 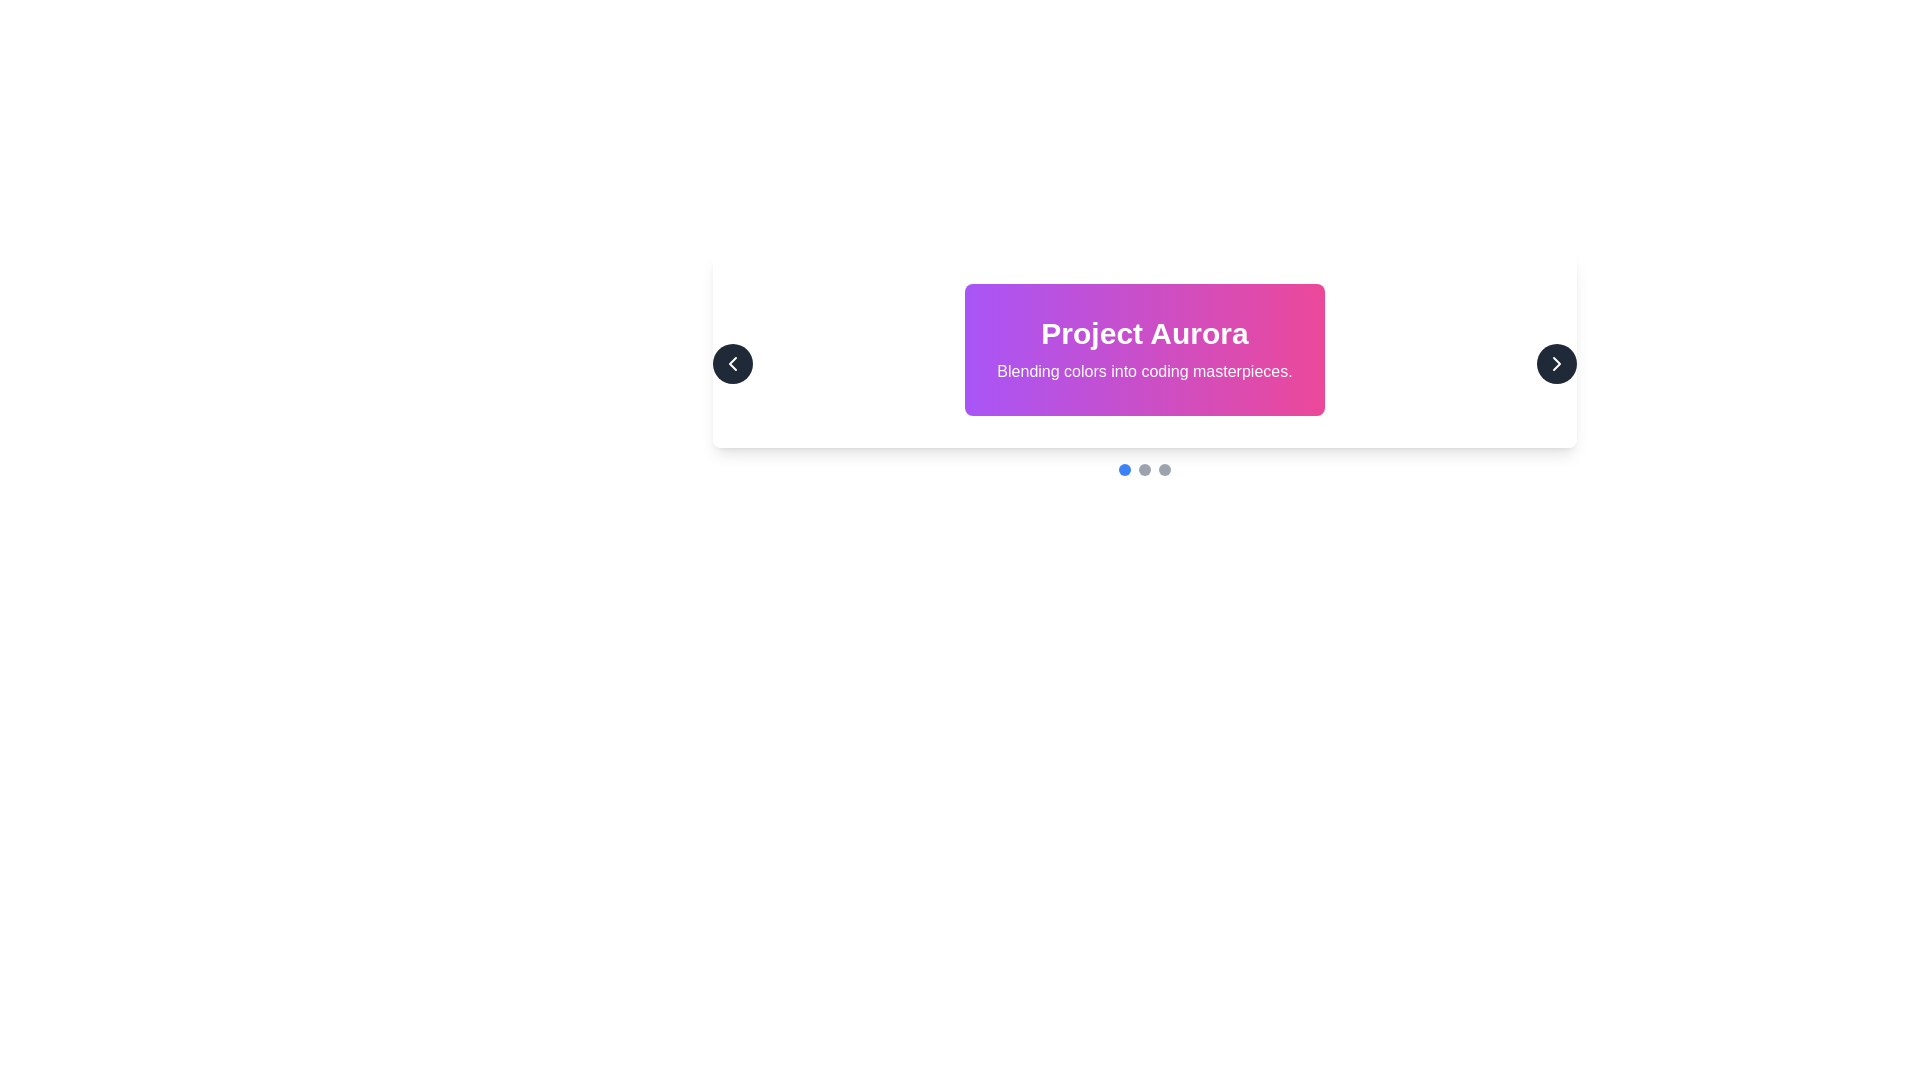 I want to click on the active blue circle in the Carousel navigation indicator located at the bottom of the 'Project Aurora' card layout, so click(x=1145, y=470).